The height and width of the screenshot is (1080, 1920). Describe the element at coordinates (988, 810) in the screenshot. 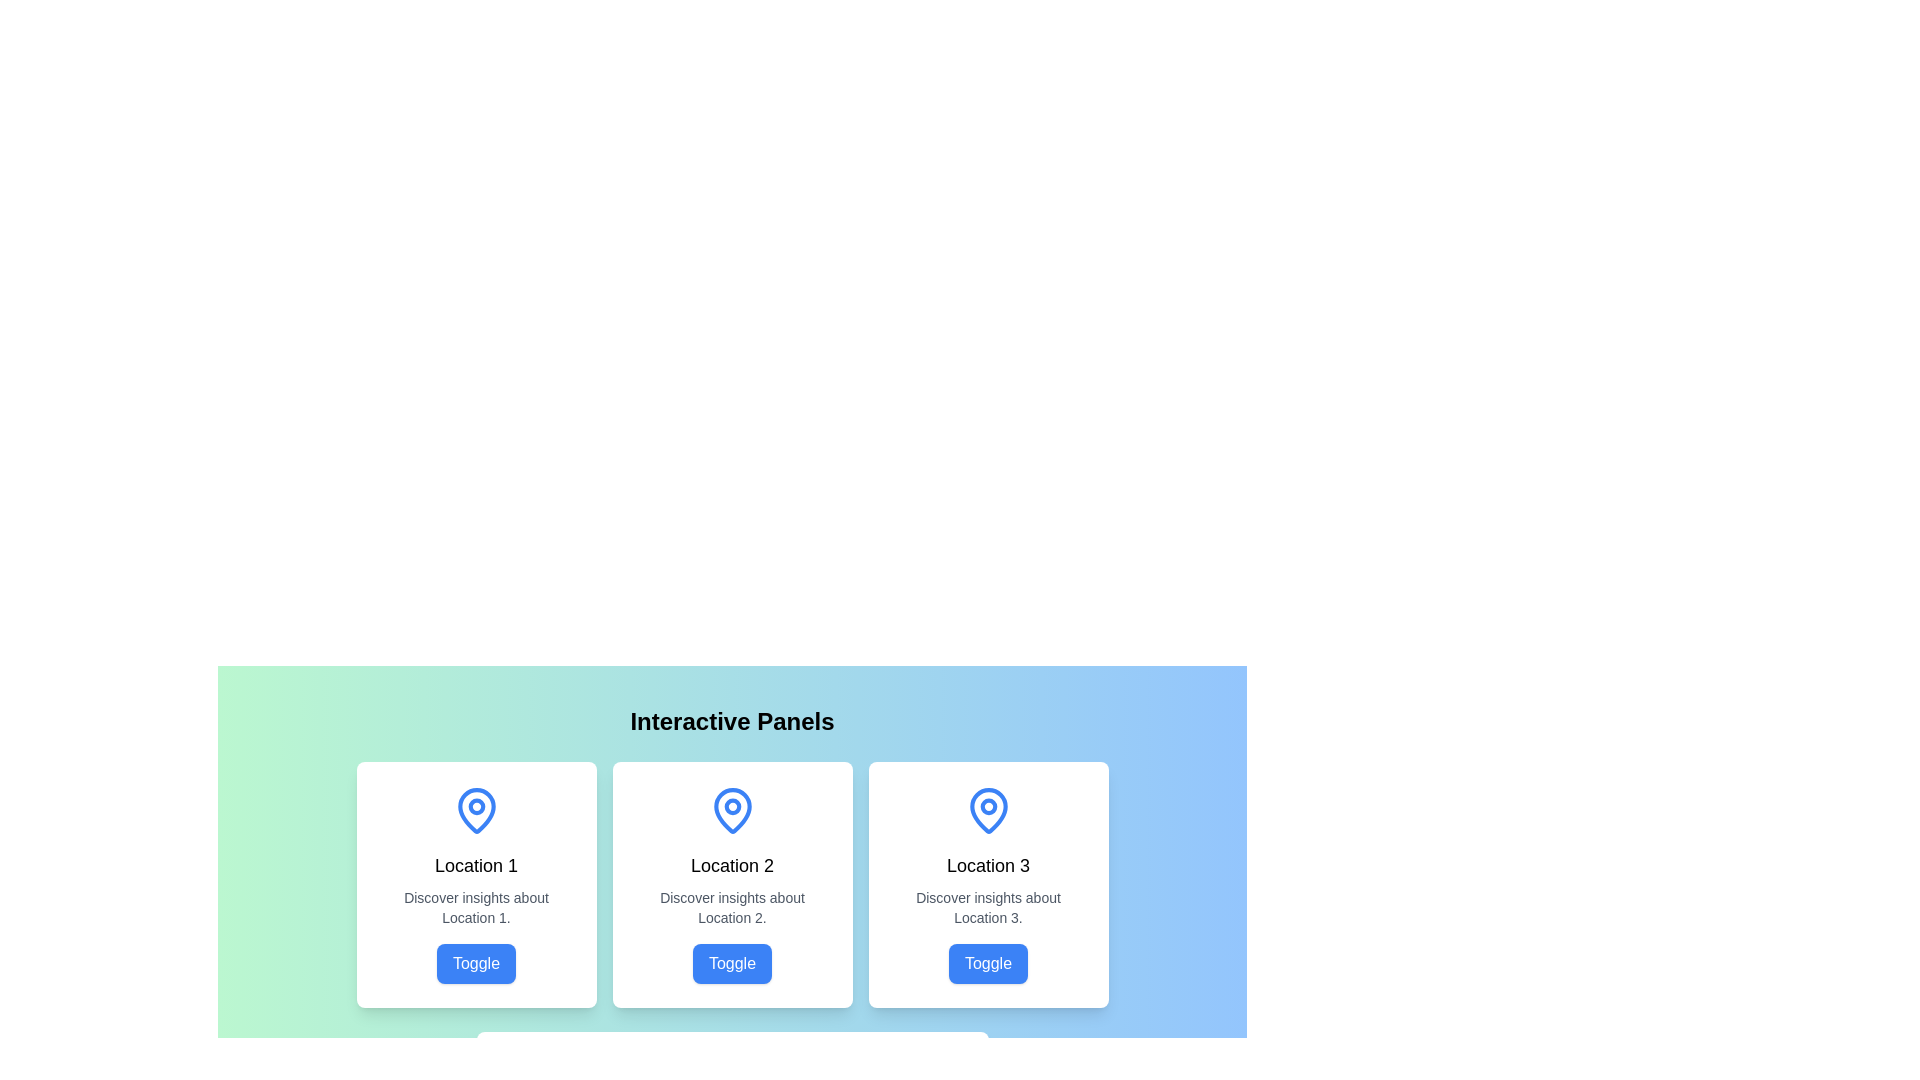

I see `the blue pin icon located at the top center of the card labeled 'Location 3', which is above the text sections and aligned centrally within the card` at that location.